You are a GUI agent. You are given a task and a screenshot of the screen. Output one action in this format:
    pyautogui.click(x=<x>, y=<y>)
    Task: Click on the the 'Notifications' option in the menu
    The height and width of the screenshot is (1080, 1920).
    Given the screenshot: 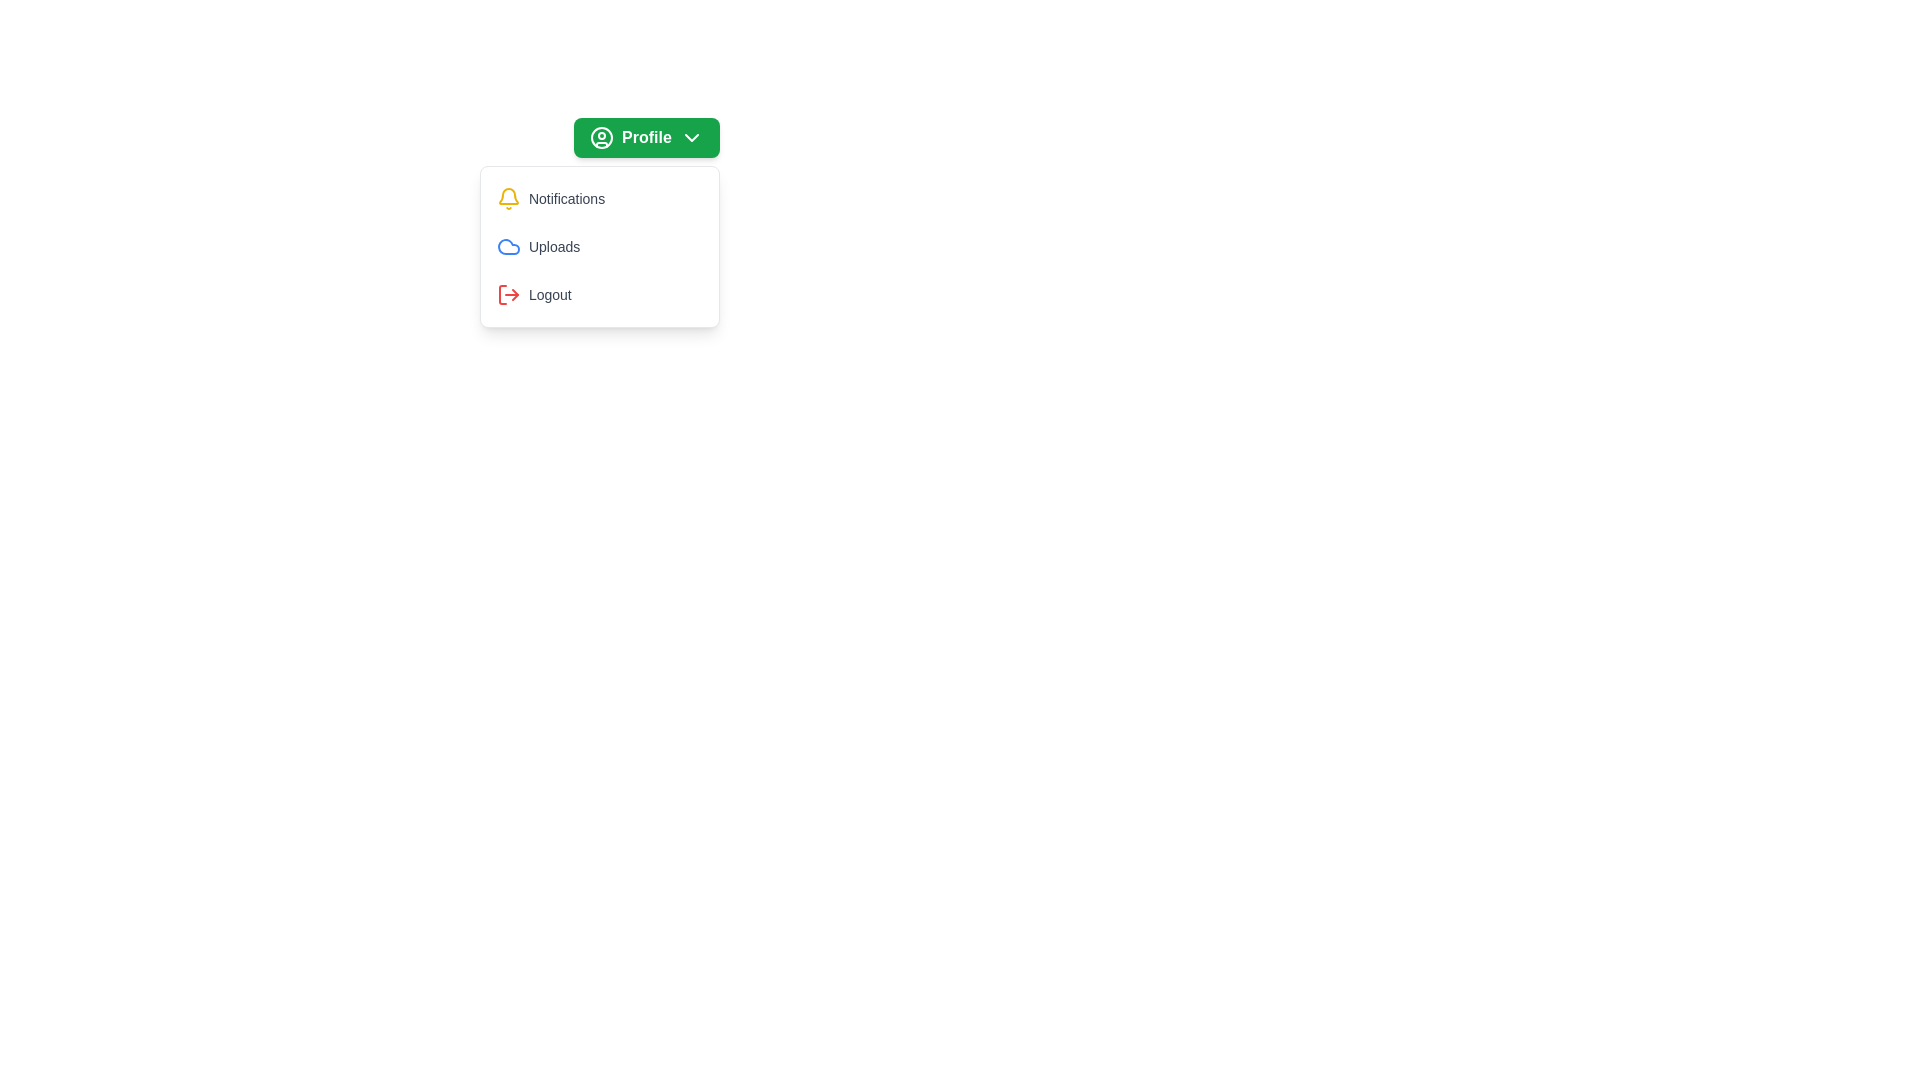 What is the action you would take?
    pyautogui.click(x=598, y=199)
    